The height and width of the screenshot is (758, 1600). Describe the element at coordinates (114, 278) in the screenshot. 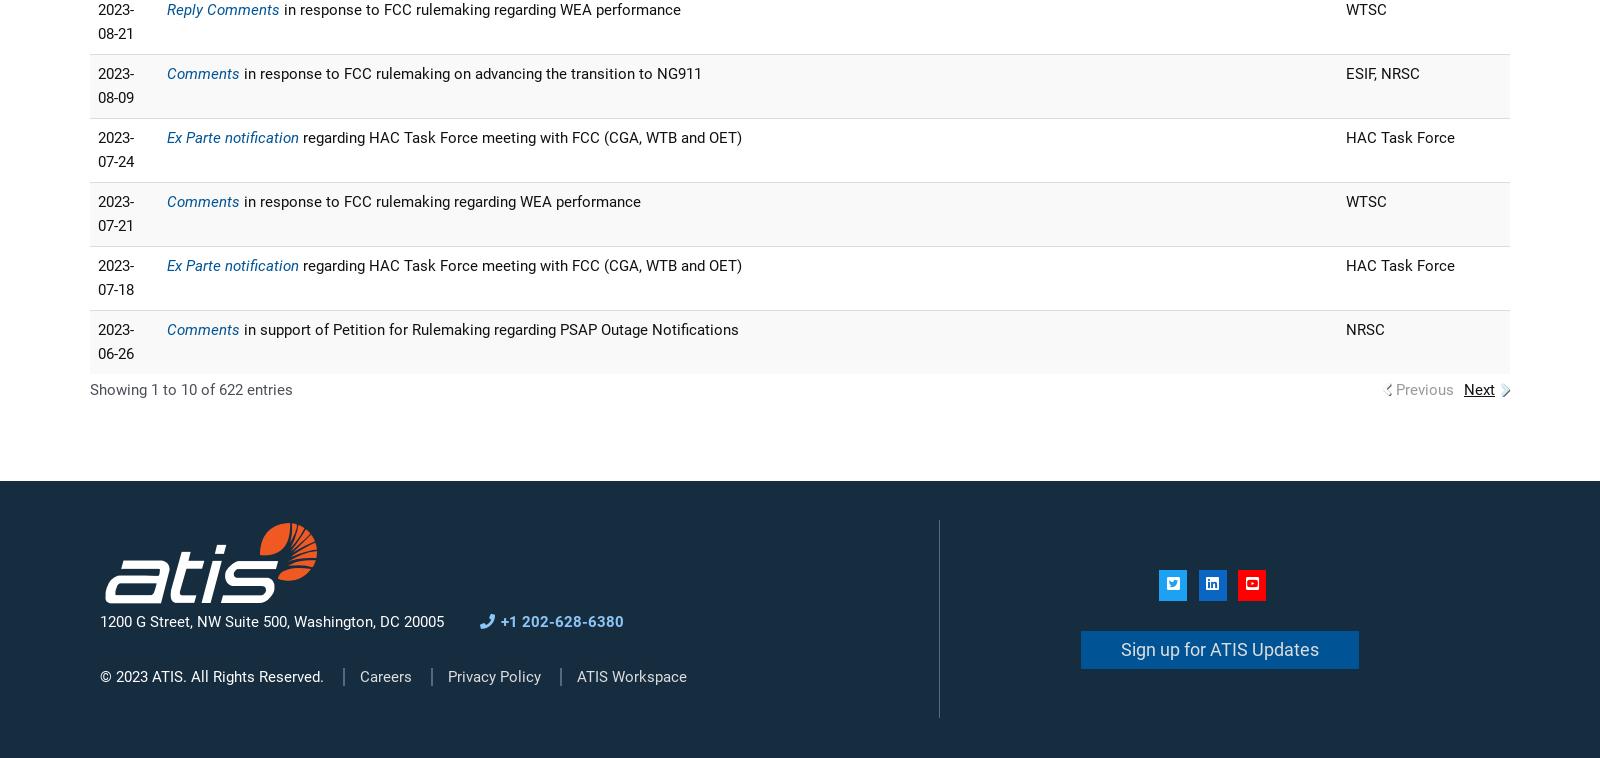

I see `'2023-07-18'` at that location.